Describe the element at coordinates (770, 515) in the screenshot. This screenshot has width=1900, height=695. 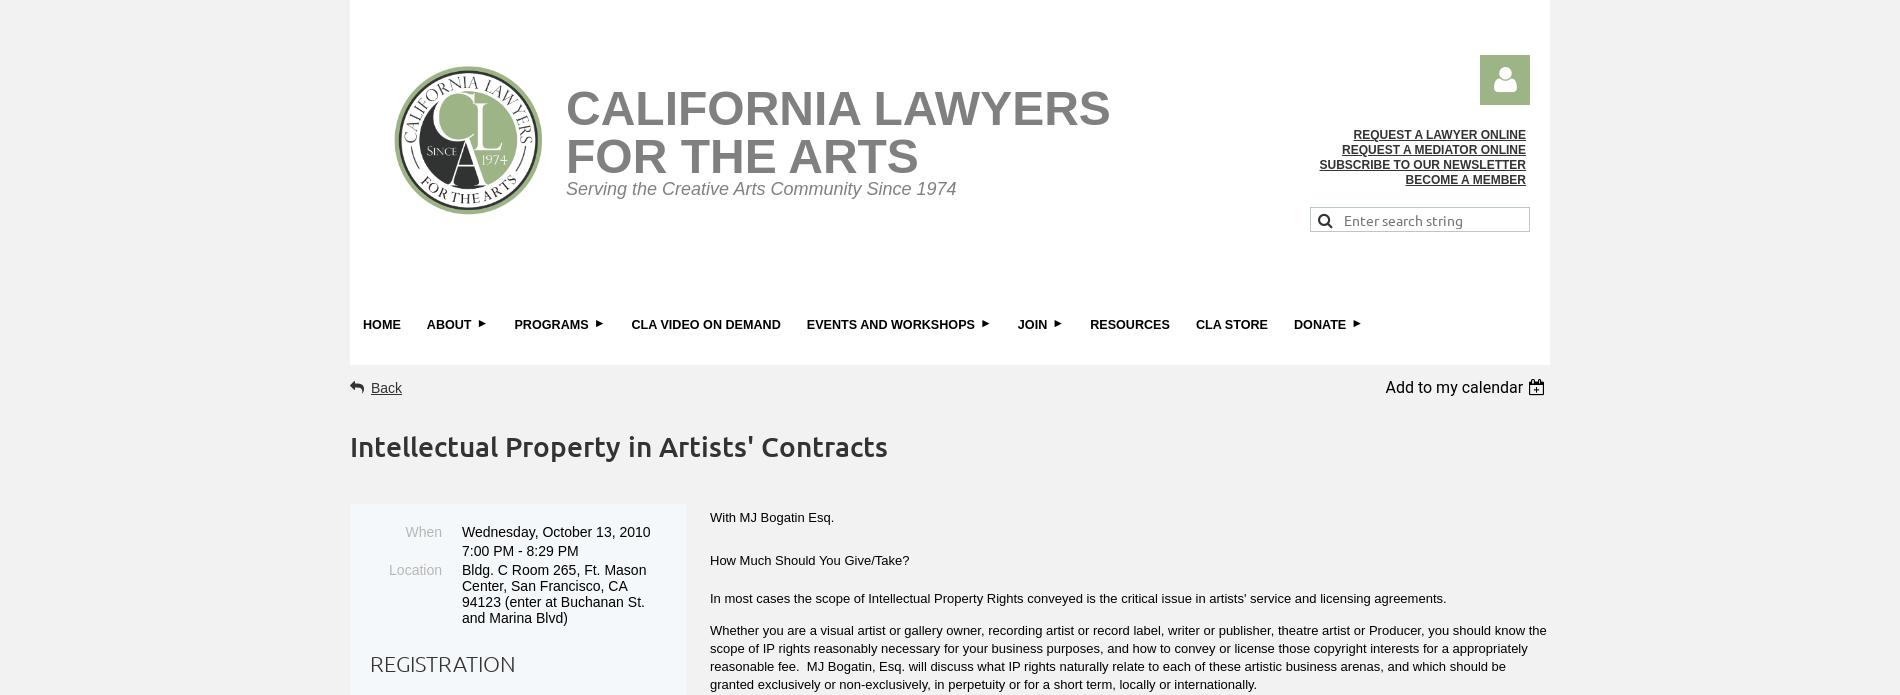
I see `'With MJ Bogatin Esq.'` at that location.